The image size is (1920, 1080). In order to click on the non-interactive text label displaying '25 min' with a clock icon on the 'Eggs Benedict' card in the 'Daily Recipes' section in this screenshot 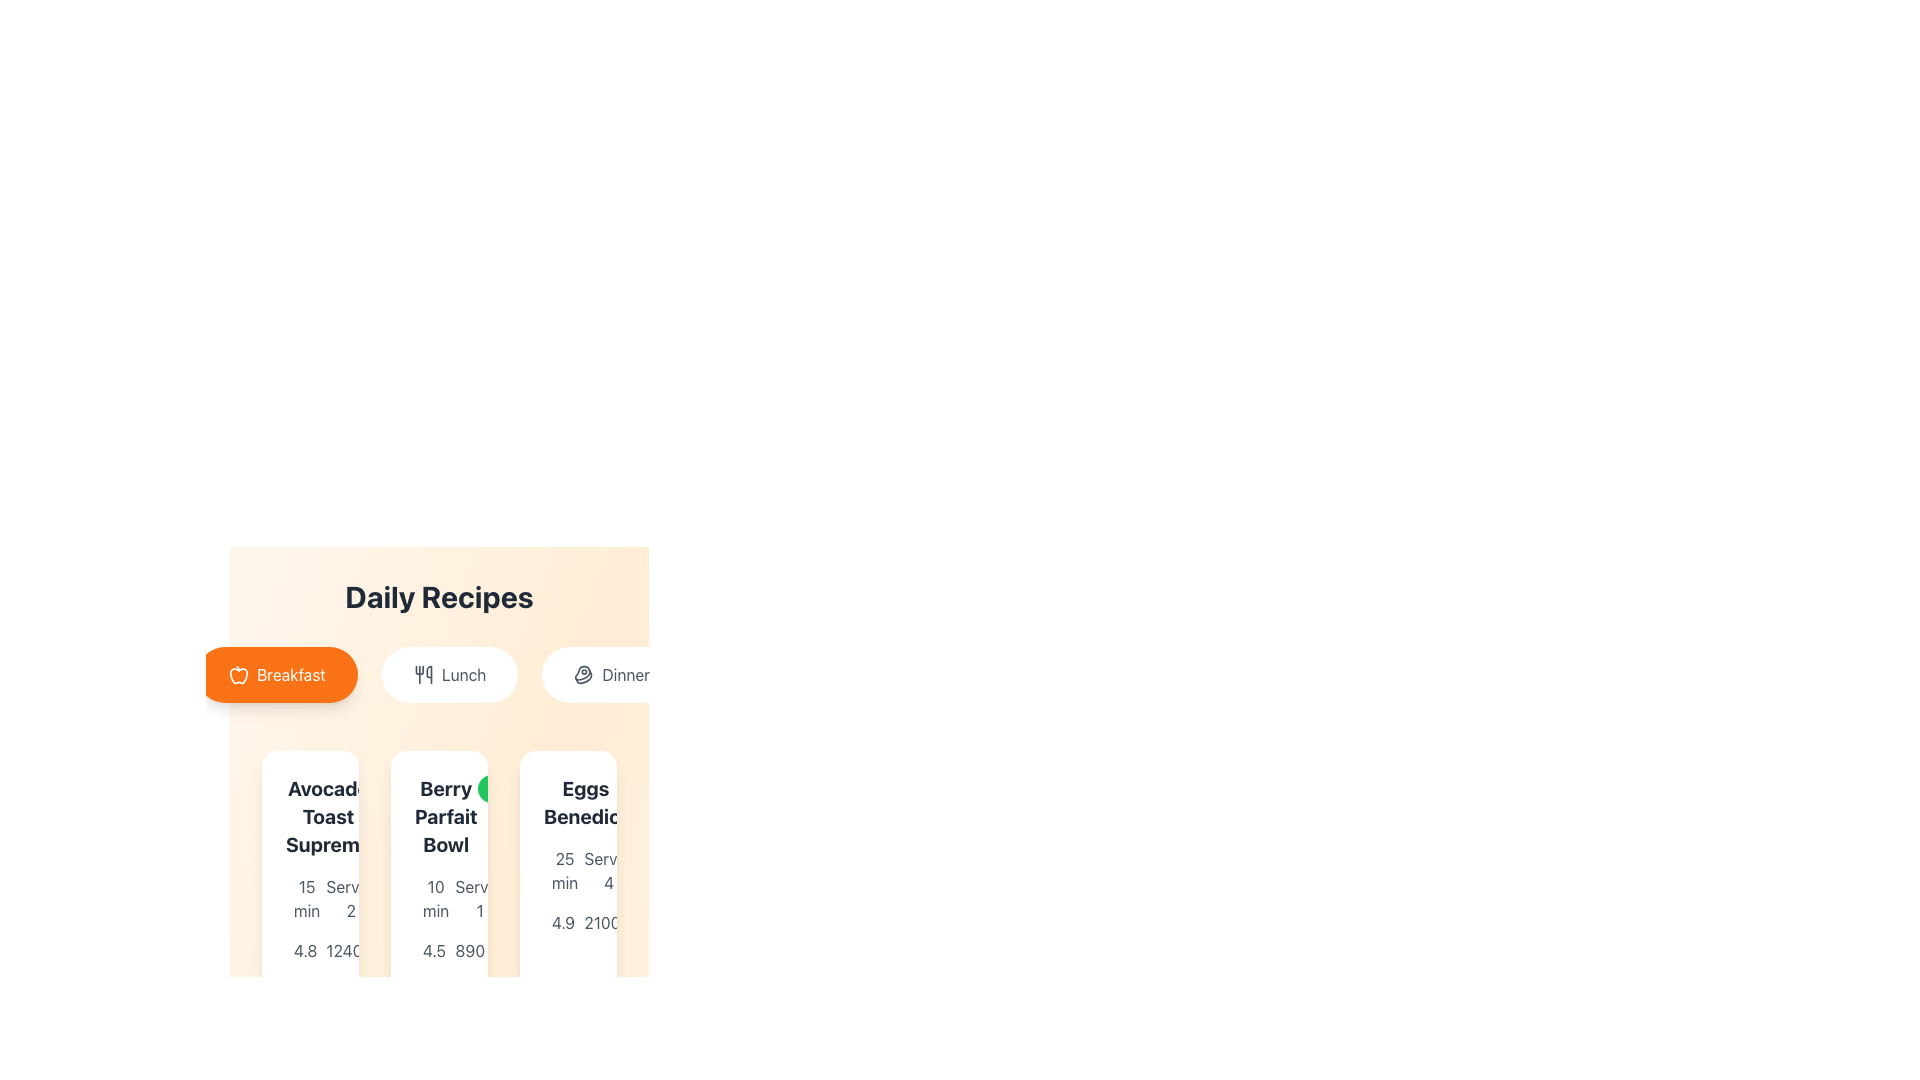, I will do `click(552, 870)`.